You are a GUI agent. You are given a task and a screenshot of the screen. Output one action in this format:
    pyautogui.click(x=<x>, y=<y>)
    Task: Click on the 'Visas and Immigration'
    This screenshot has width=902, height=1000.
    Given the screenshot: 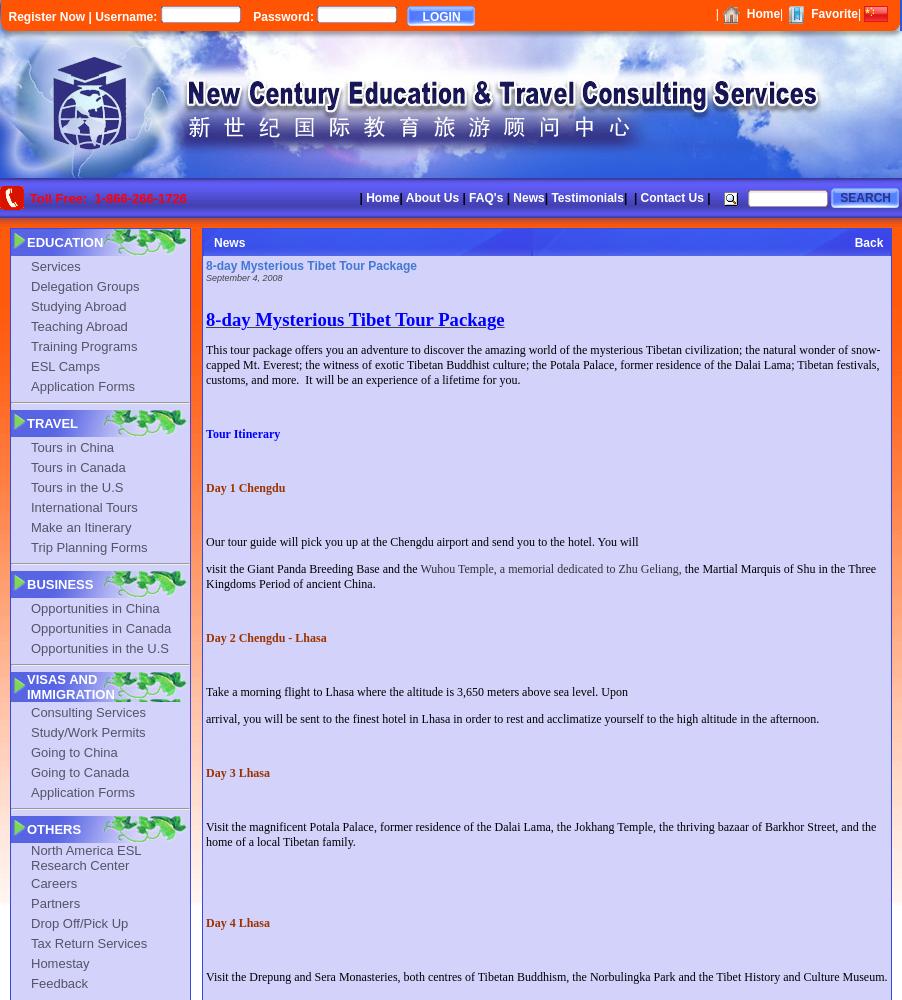 What is the action you would take?
    pyautogui.click(x=69, y=687)
    